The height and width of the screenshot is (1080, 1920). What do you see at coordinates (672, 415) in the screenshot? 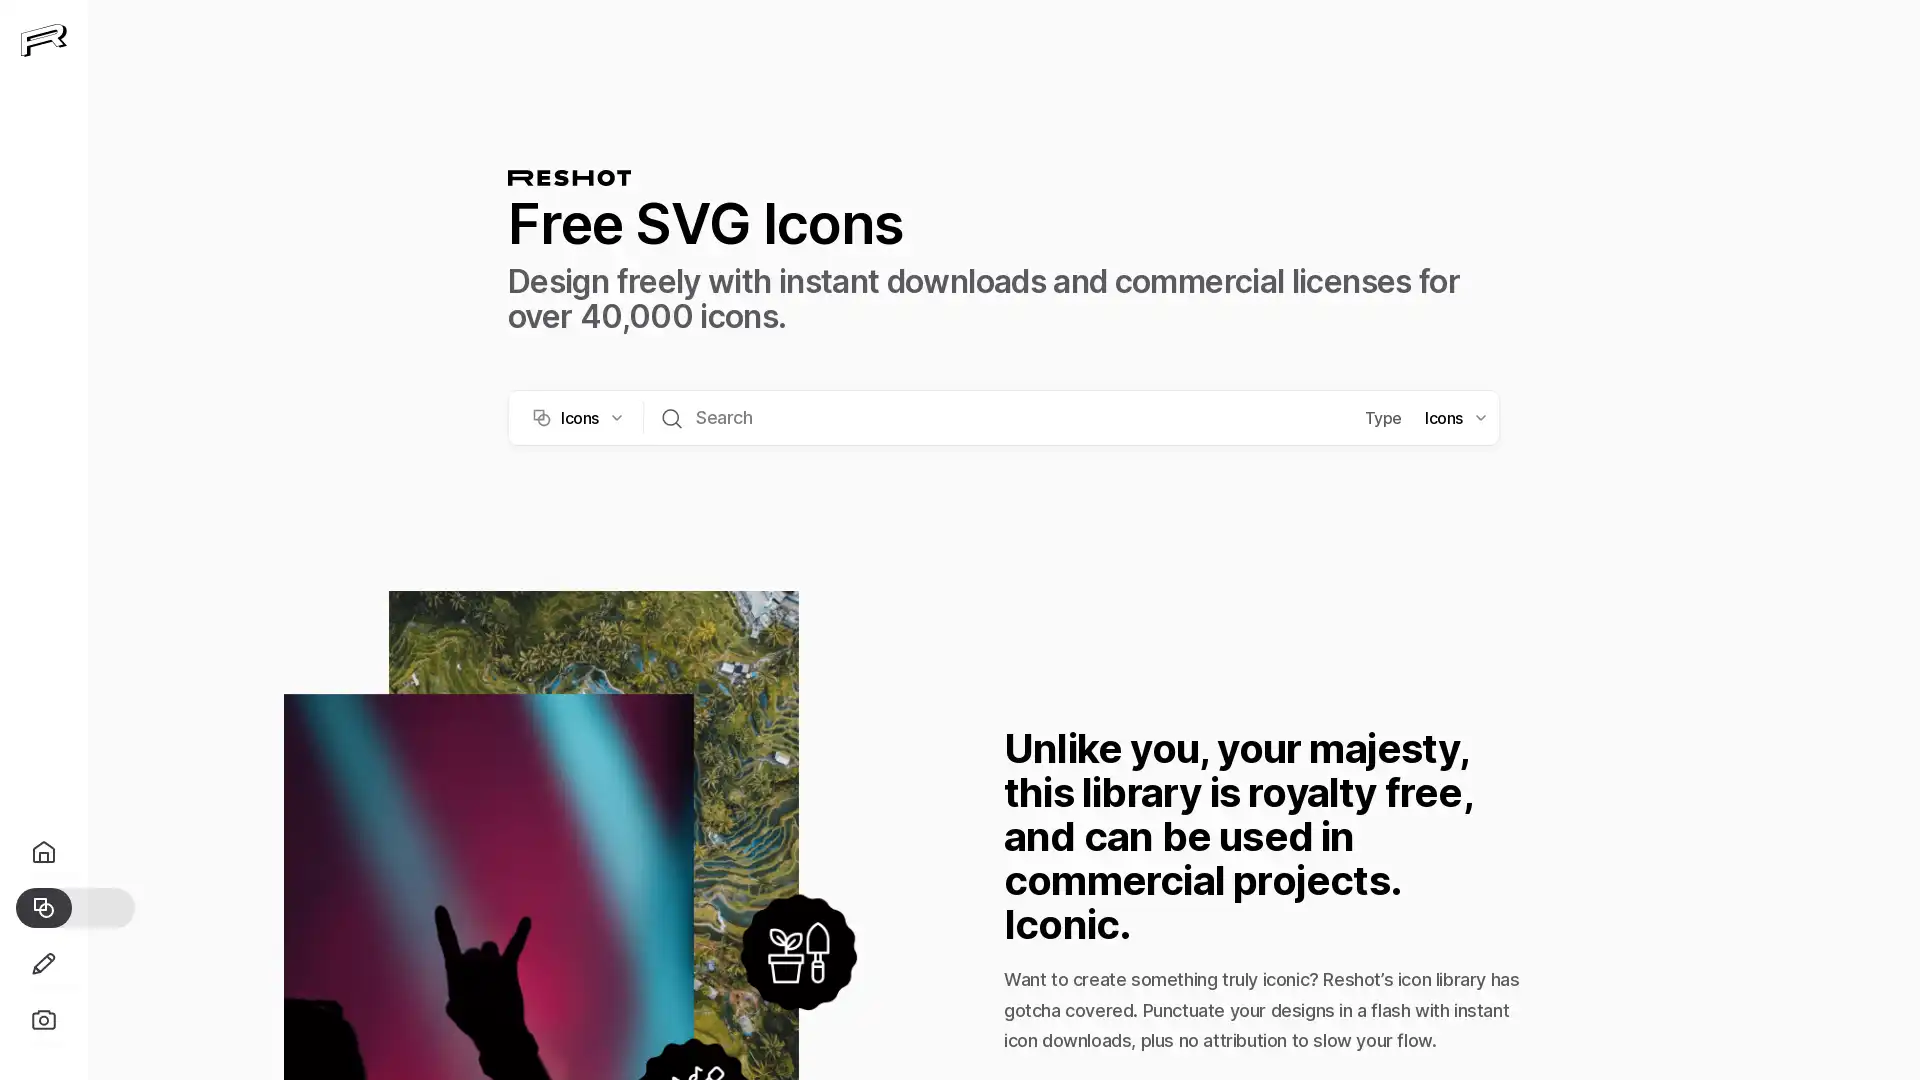
I see `Search` at bounding box center [672, 415].